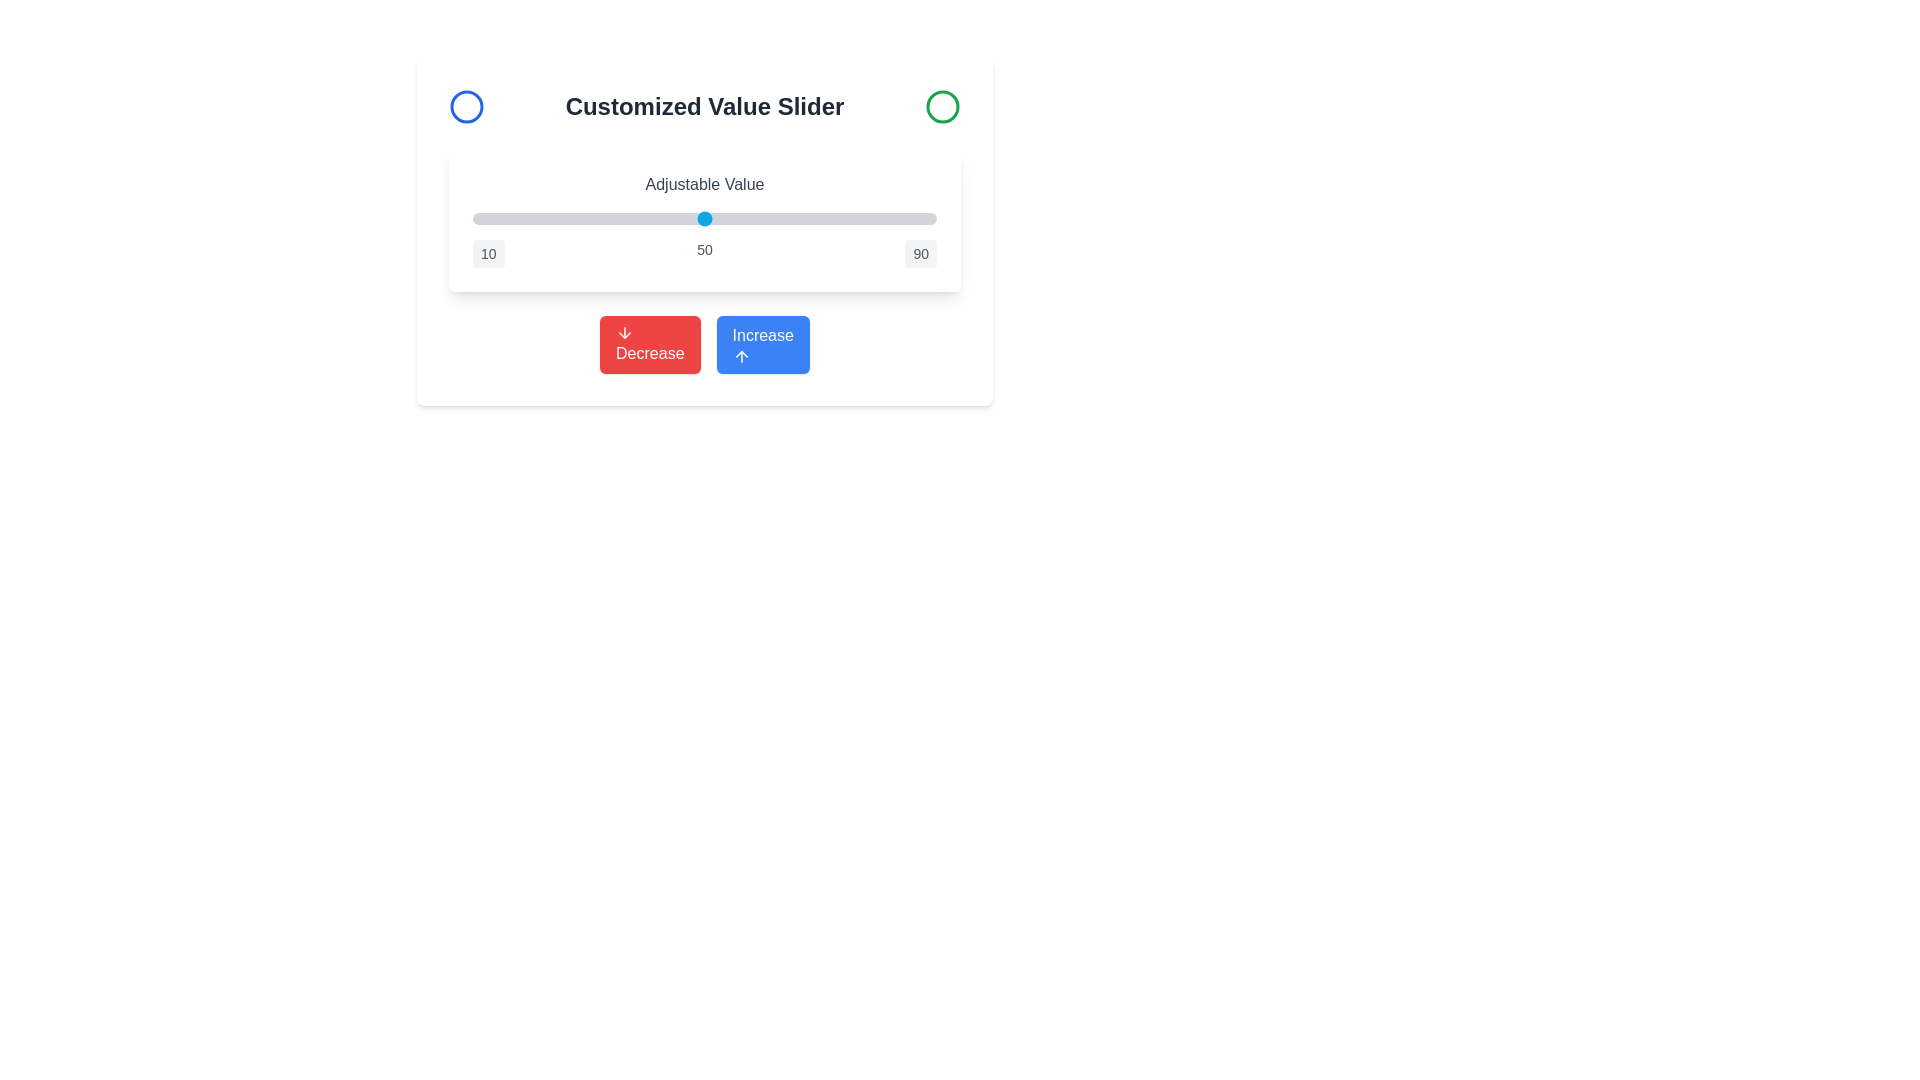  Describe the element at coordinates (488, 253) in the screenshot. I see `the label displaying the number '10', which is a small rectangular label with rounded corners and a light gray background, positioned to the left of a slider component` at that location.